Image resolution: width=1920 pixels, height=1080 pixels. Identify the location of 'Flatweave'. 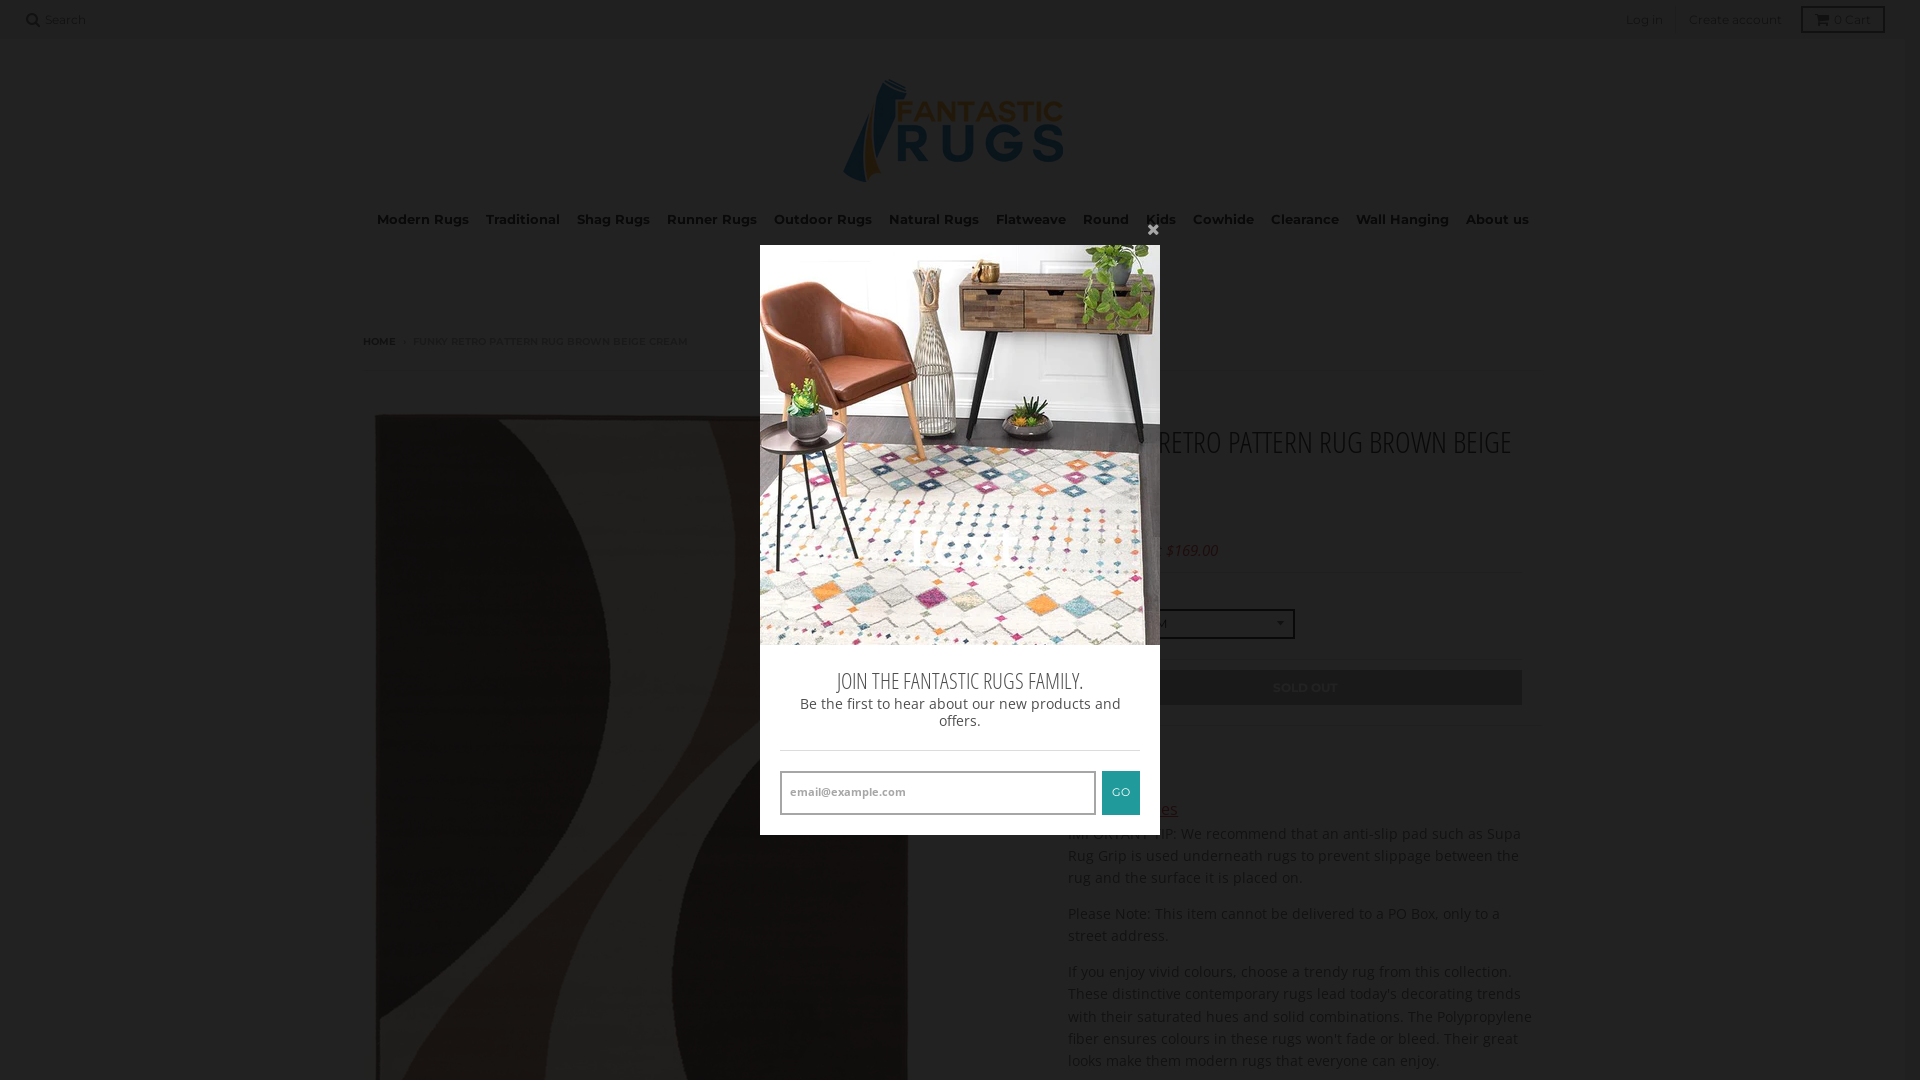
(1030, 219).